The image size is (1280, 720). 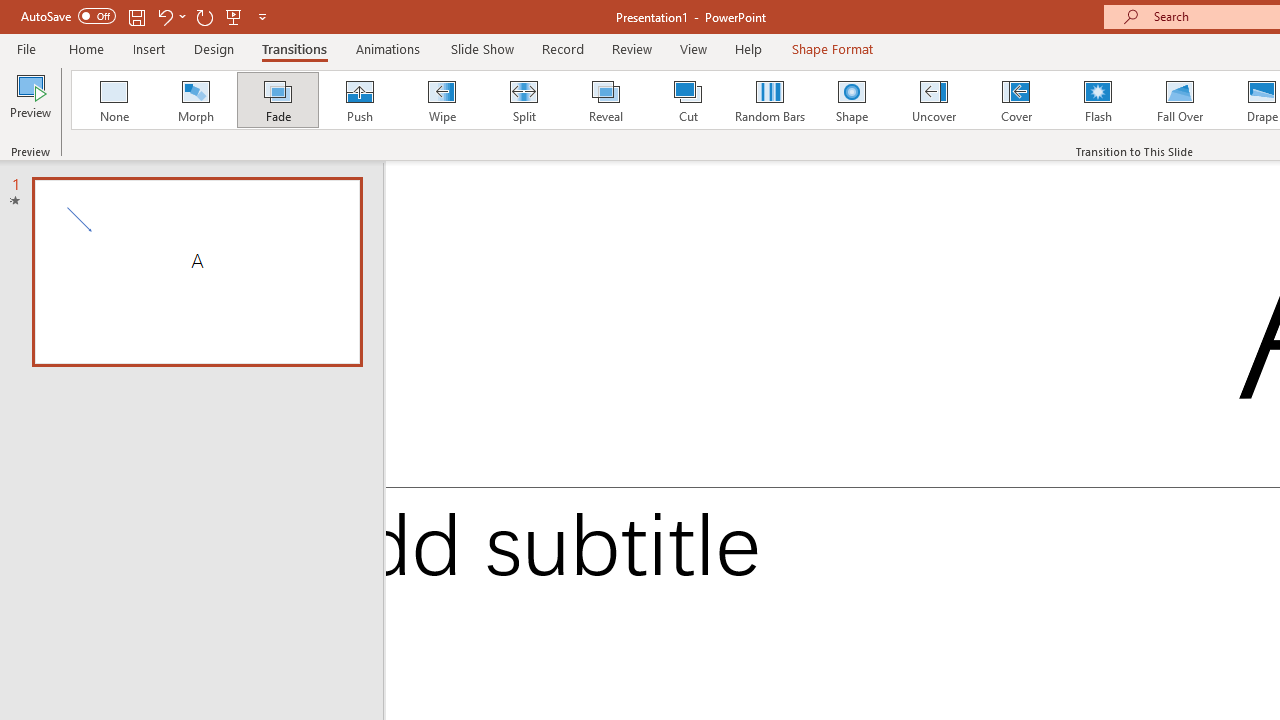 What do you see at coordinates (276, 100) in the screenshot?
I see `'Fade'` at bounding box center [276, 100].